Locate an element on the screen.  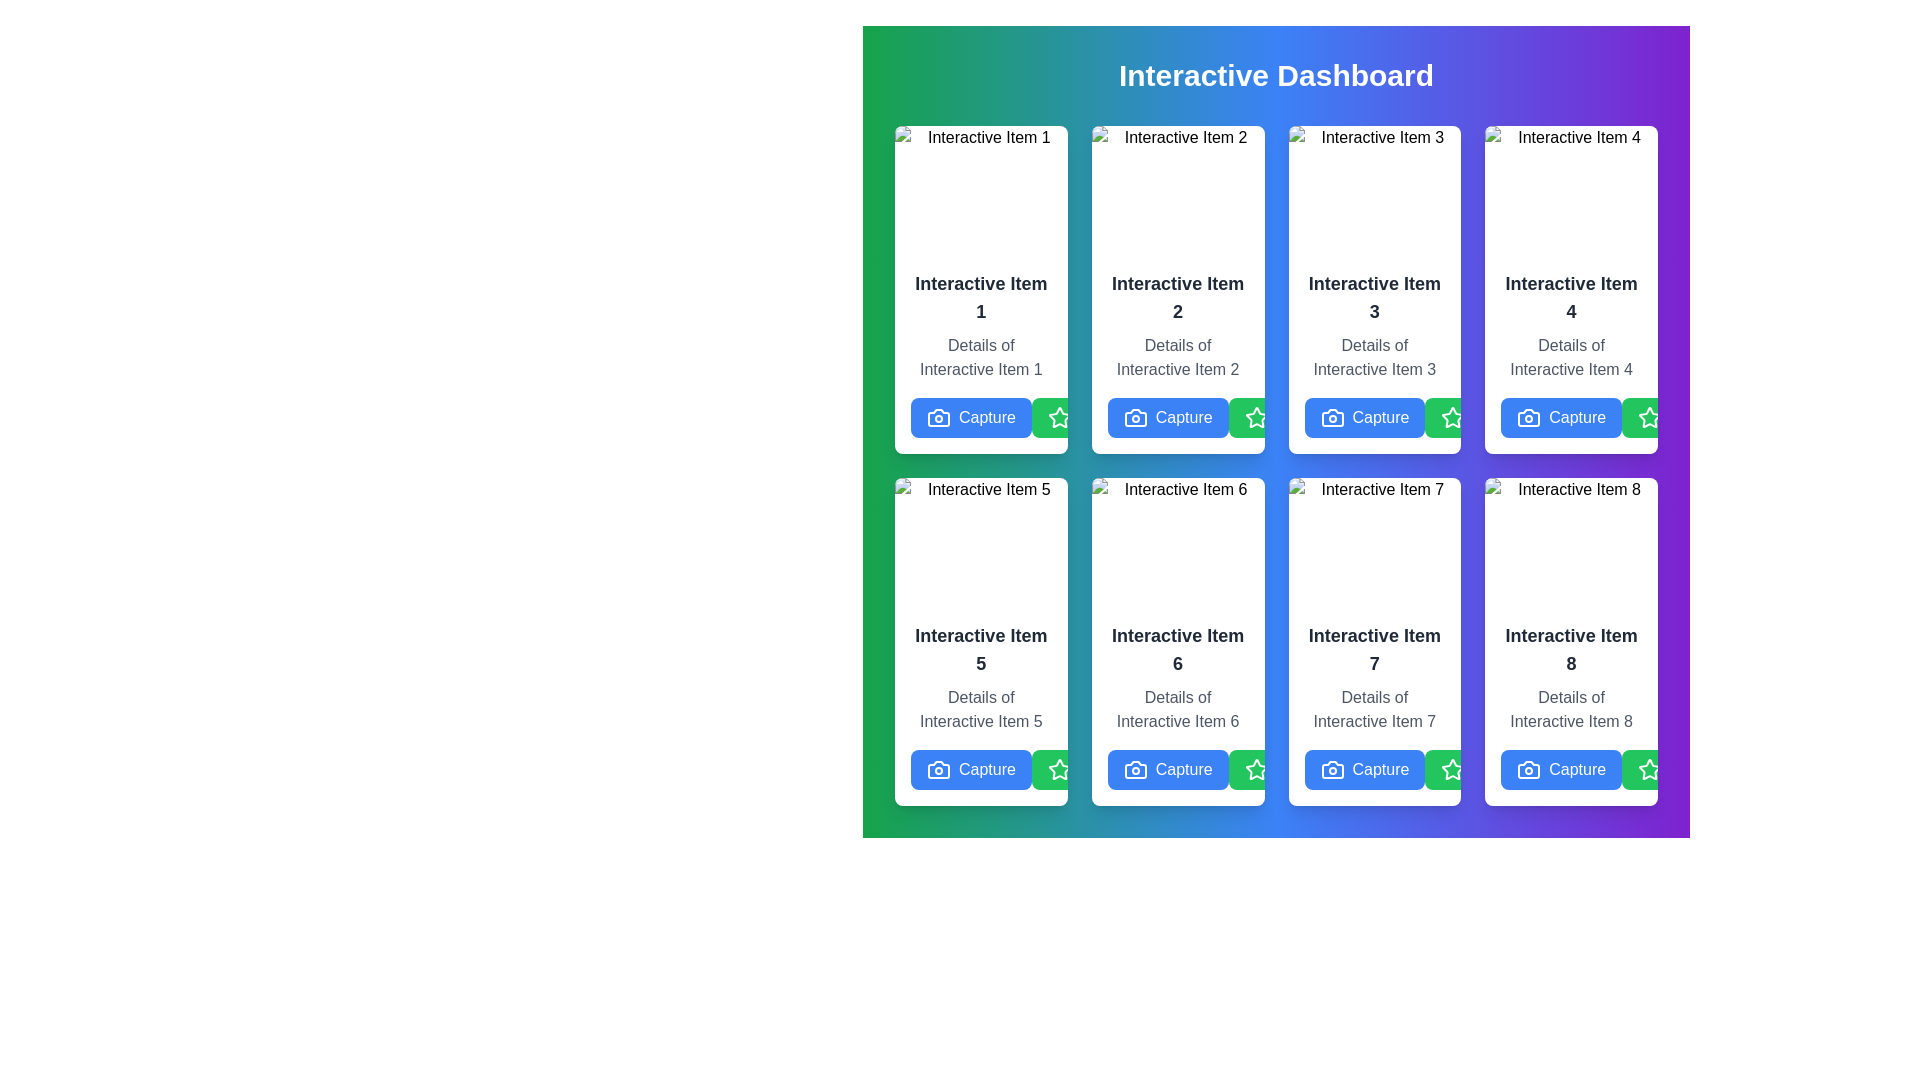
the red 'Like' button with rounded edges and a heart icon is located at coordinates (1396, 769).